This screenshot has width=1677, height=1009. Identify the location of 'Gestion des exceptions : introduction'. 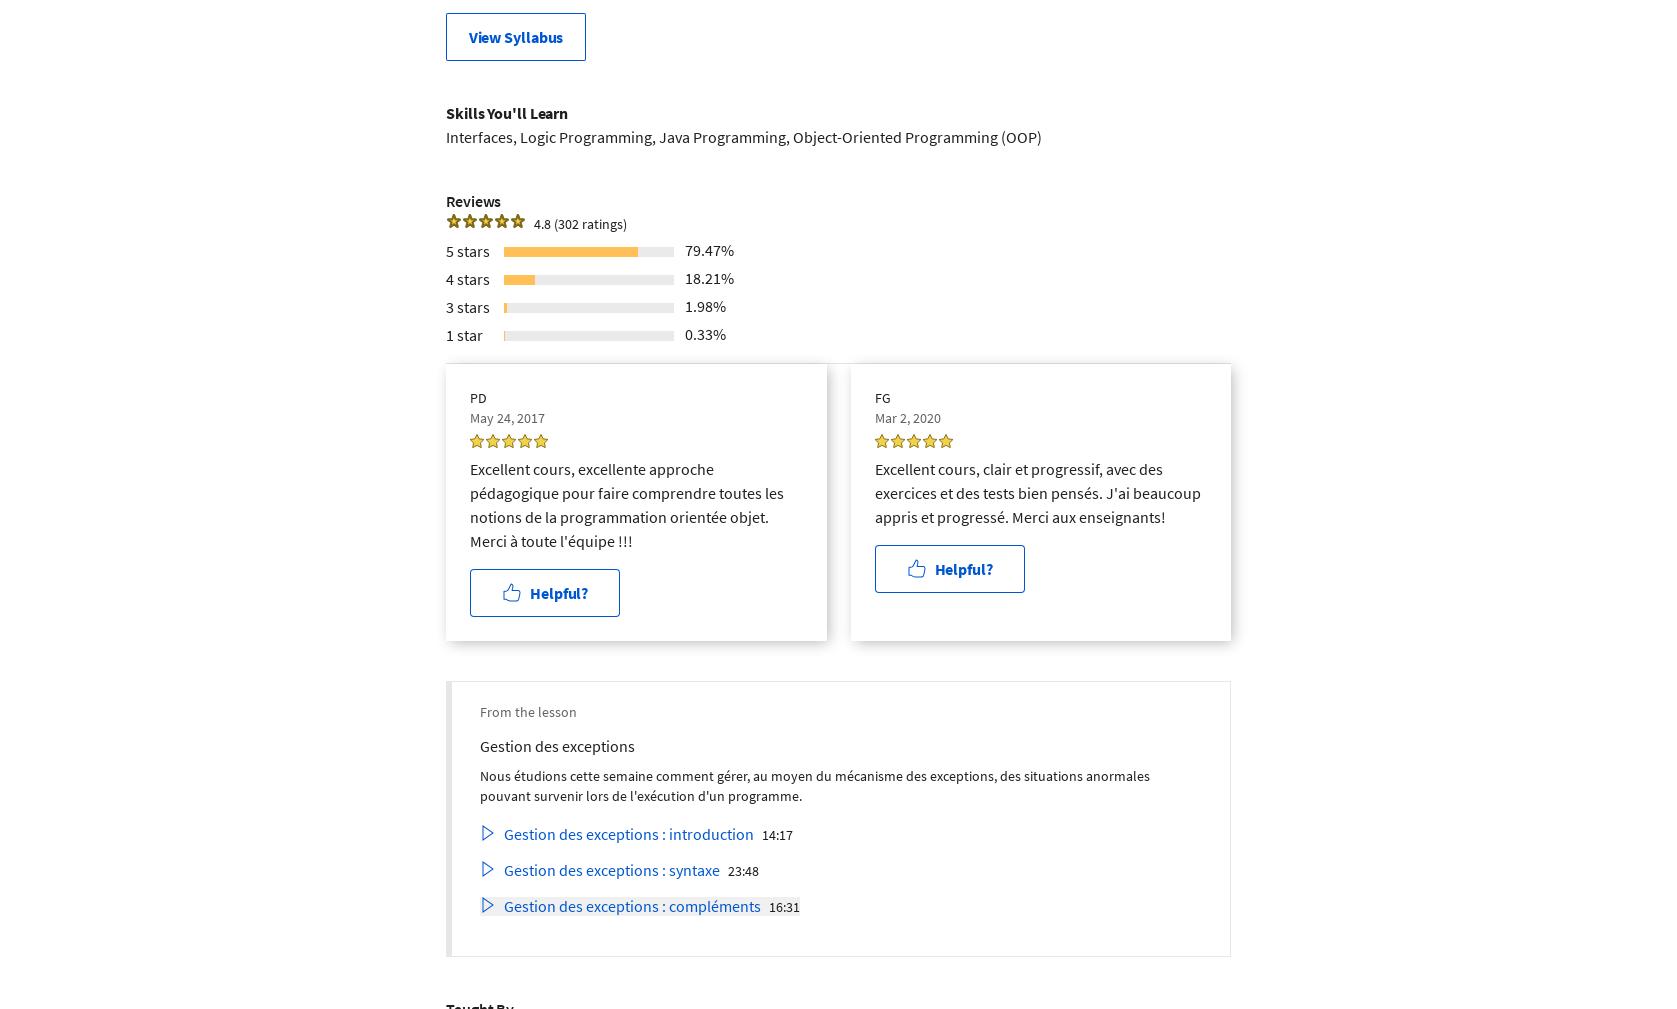
(629, 833).